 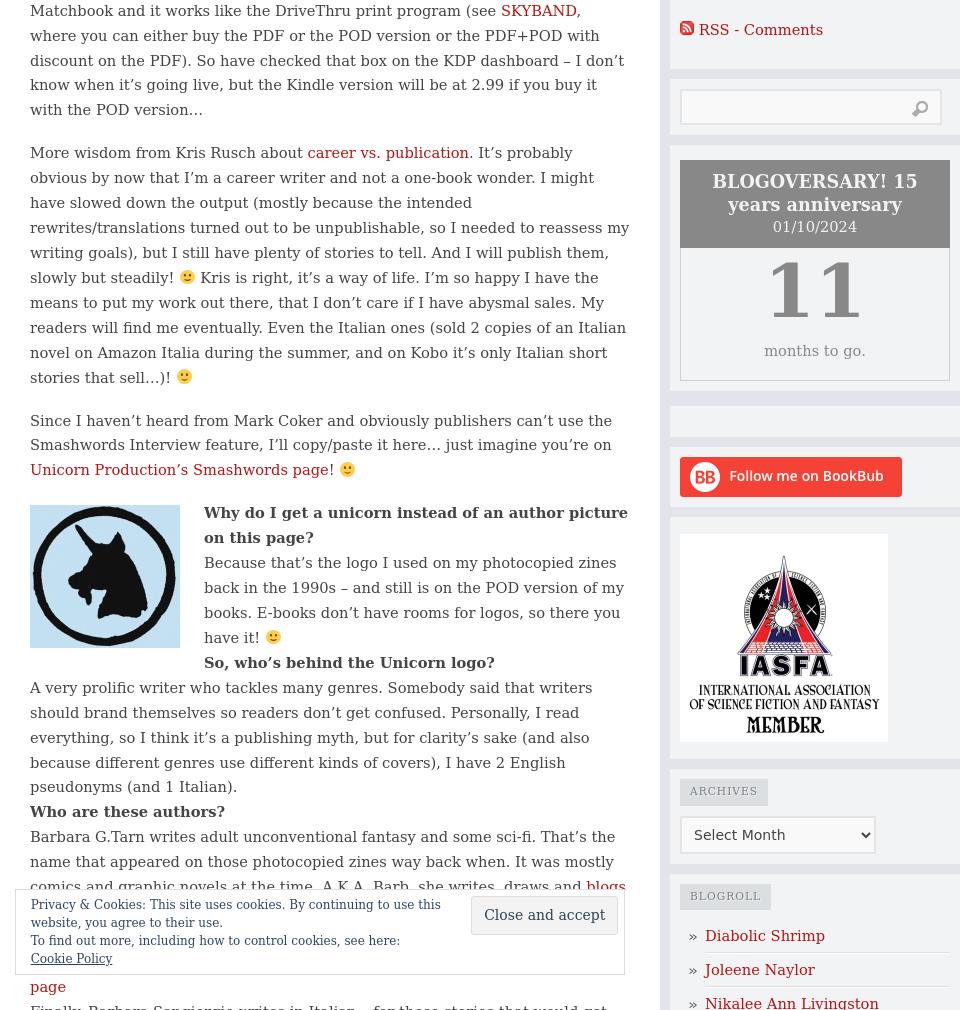 I want to click on 'BLOGOVERSARY! 15 years anniversary', so click(x=712, y=192).